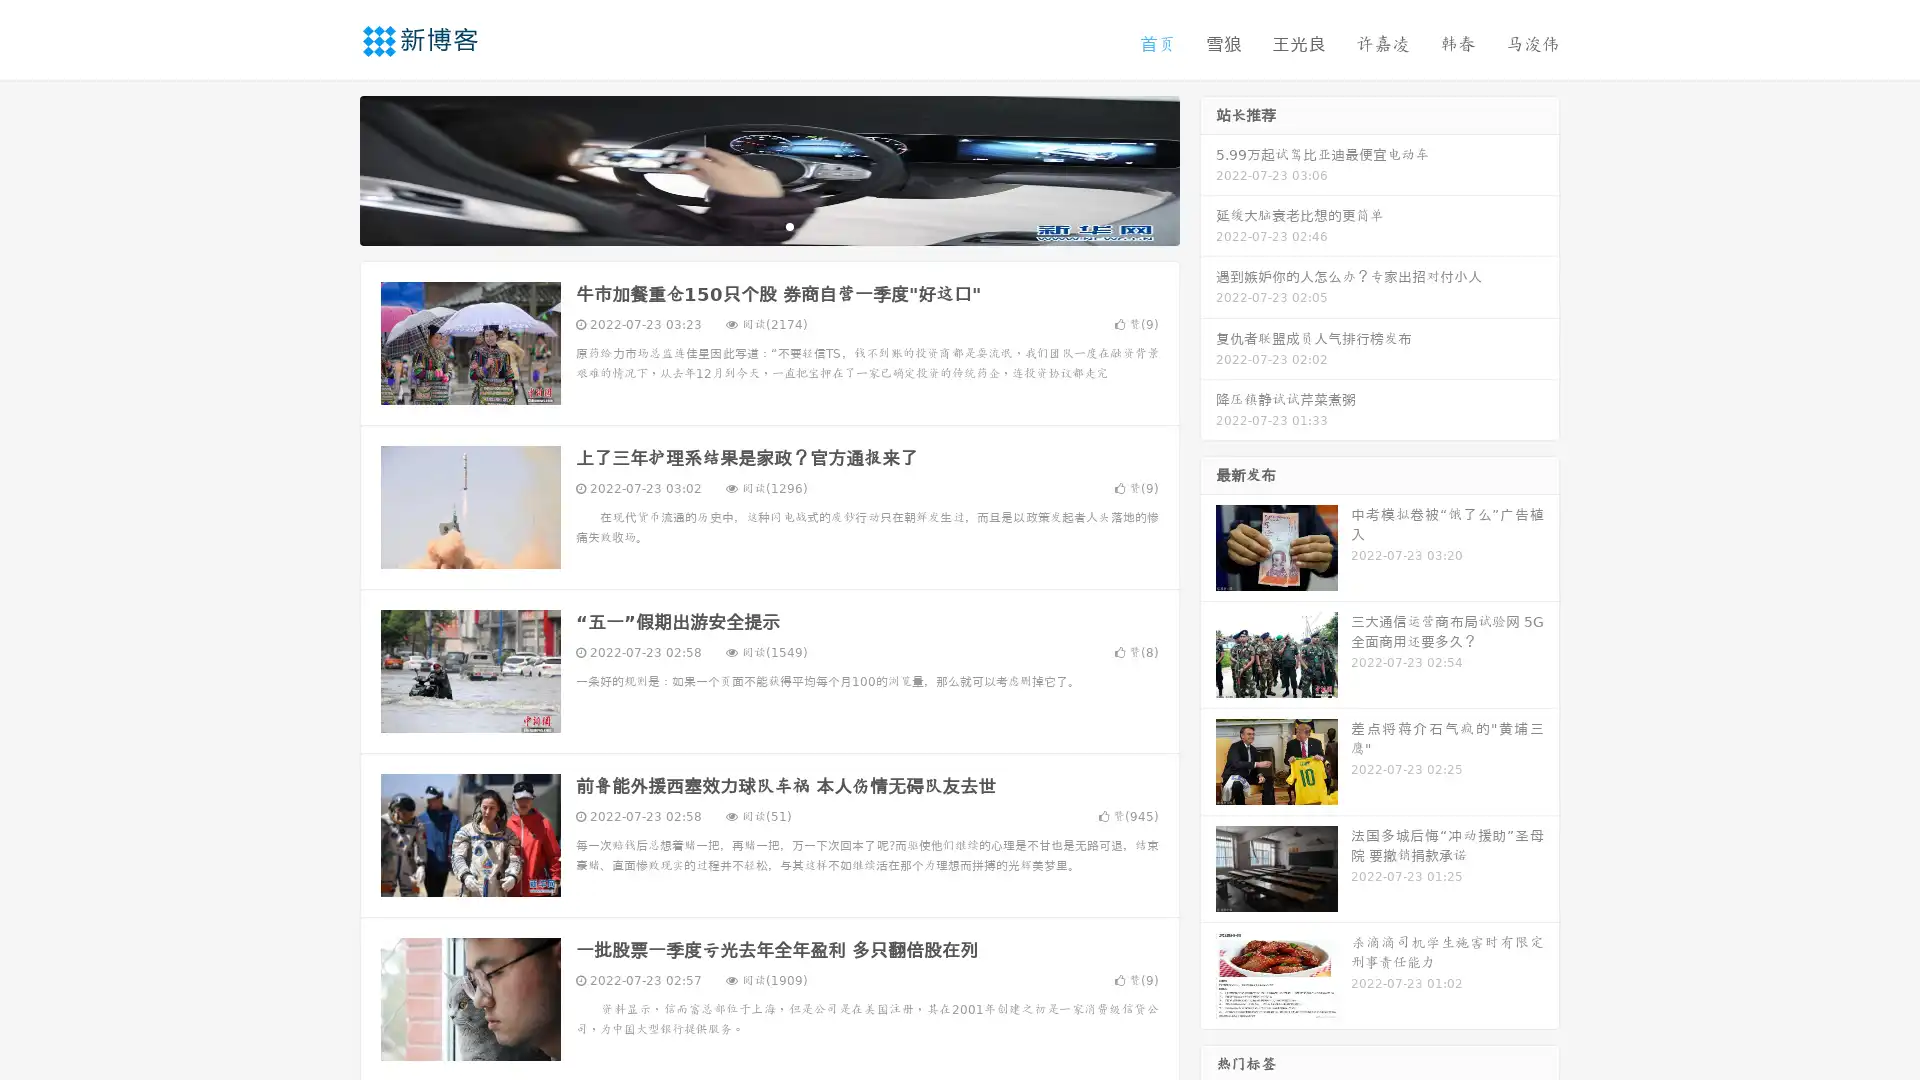  Describe the element at coordinates (330, 168) in the screenshot. I see `Previous slide` at that location.